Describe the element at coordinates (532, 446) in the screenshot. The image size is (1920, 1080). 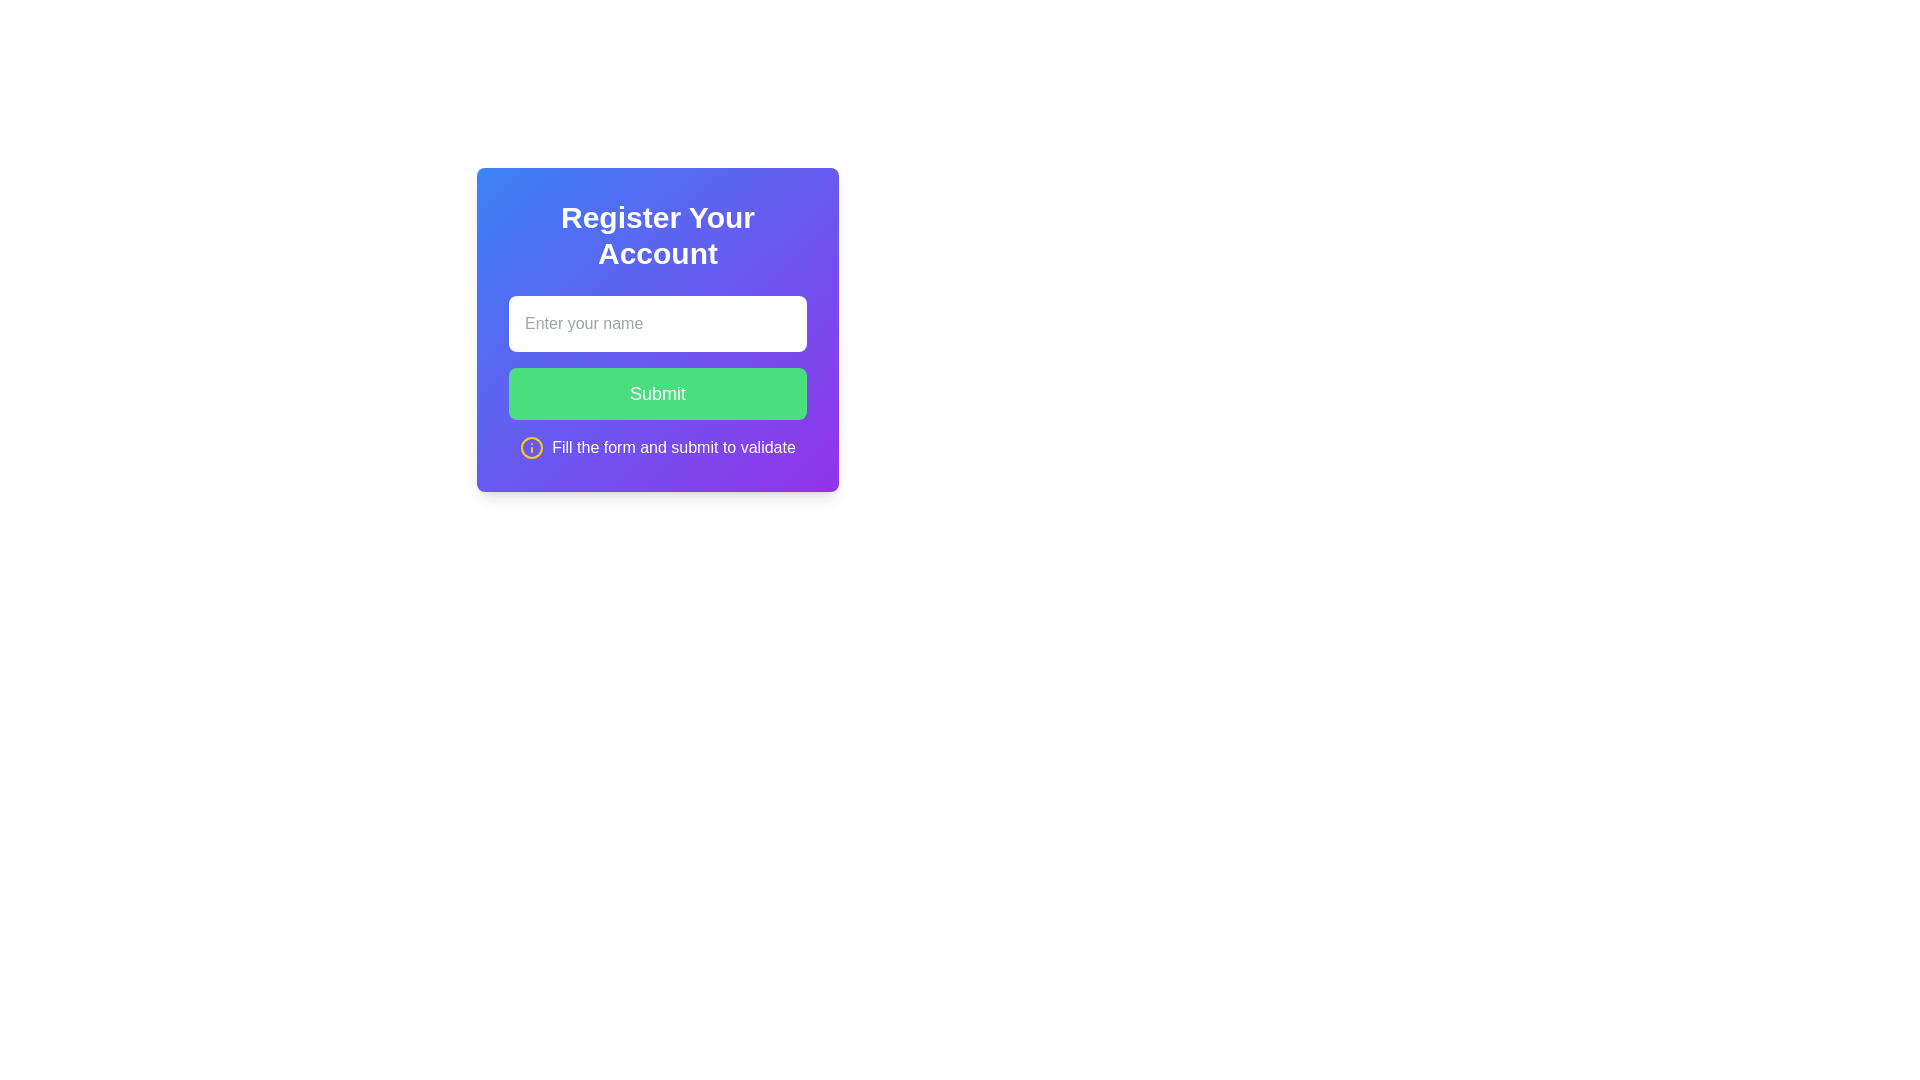
I see `the Circle element in the vector graphic, which is part of an icon located to the left of the text label 'Fill the form and submit to validate' at the bottom of the registration form` at that location.